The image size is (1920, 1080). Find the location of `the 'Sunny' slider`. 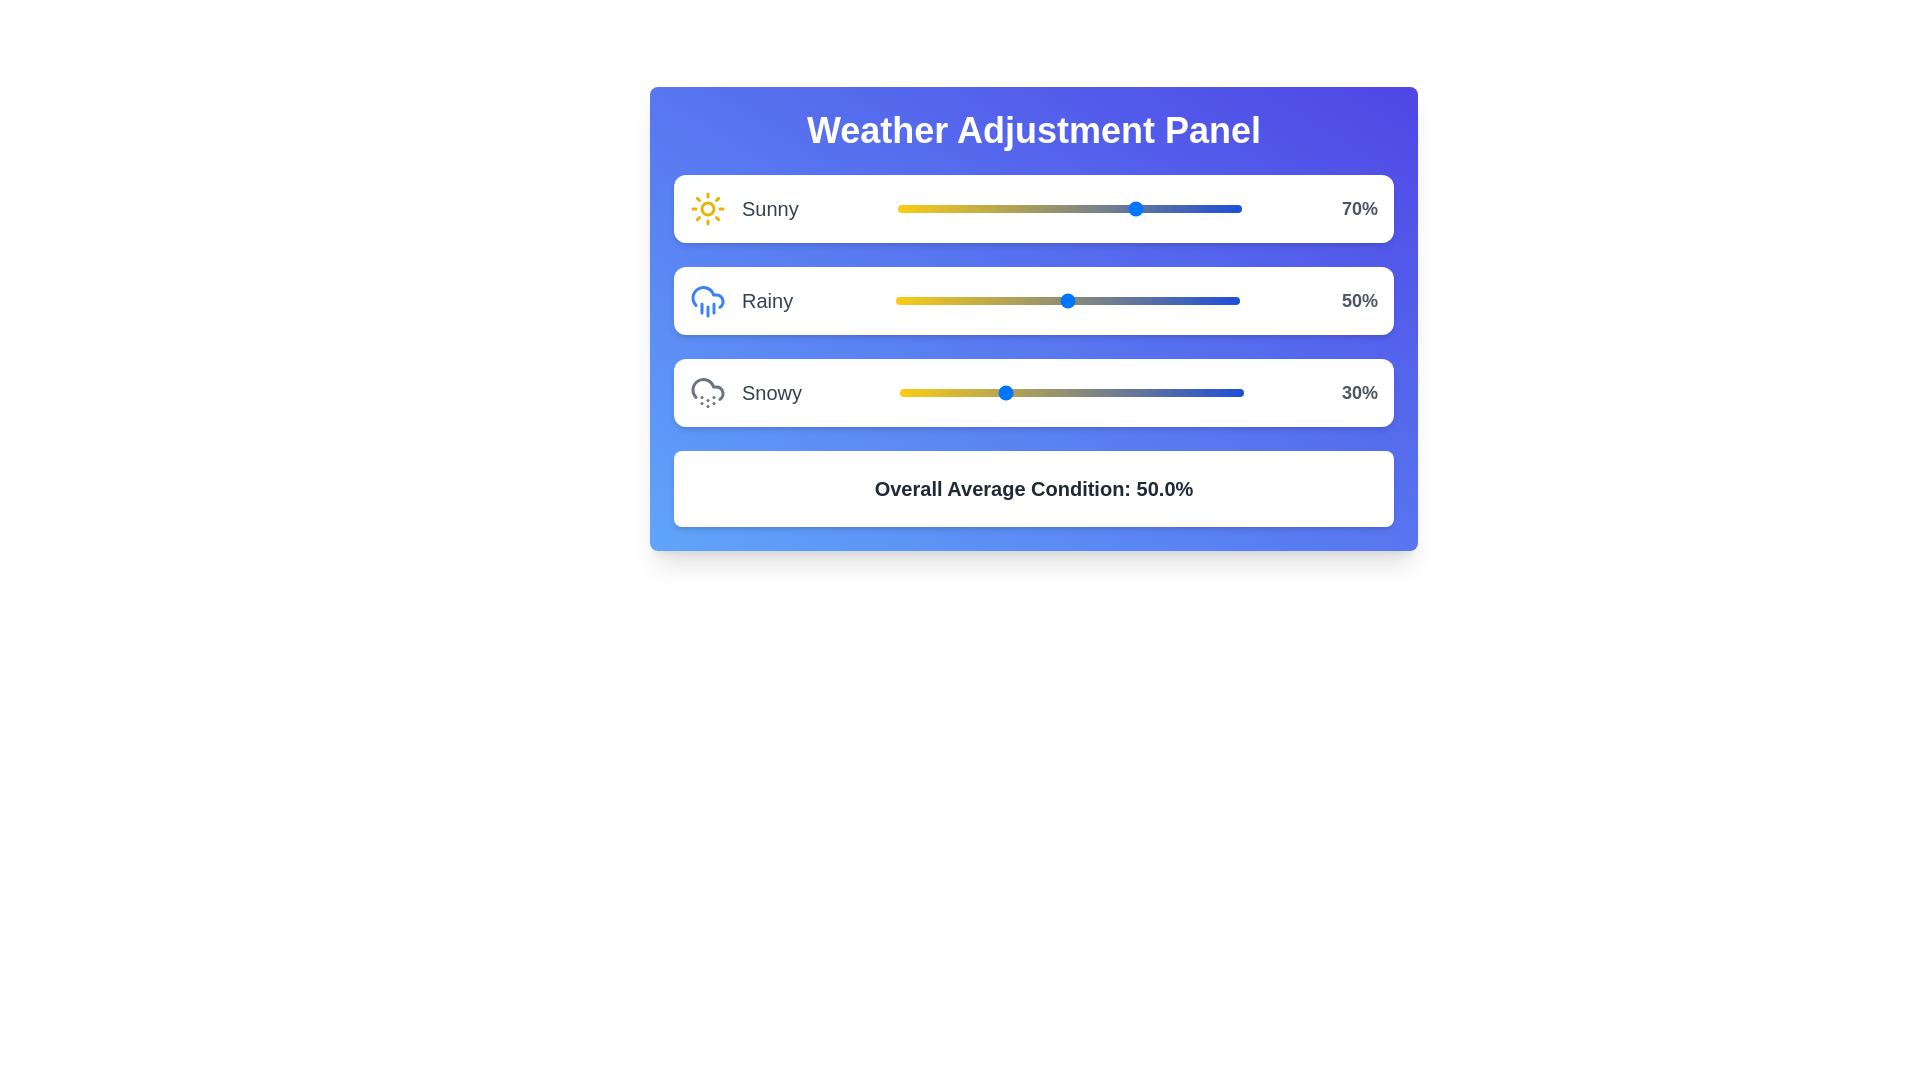

the 'Sunny' slider is located at coordinates (1089, 204).